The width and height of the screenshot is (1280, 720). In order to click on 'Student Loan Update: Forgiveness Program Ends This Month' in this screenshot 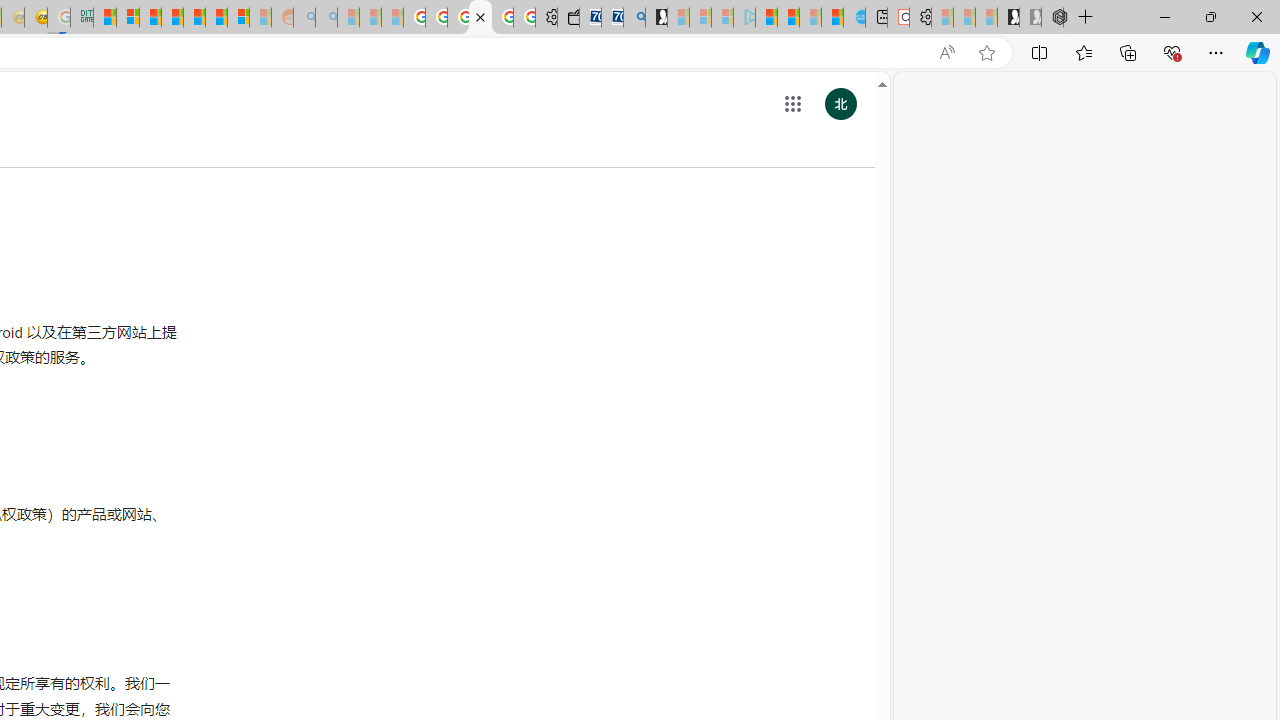, I will do `click(172, 17)`.